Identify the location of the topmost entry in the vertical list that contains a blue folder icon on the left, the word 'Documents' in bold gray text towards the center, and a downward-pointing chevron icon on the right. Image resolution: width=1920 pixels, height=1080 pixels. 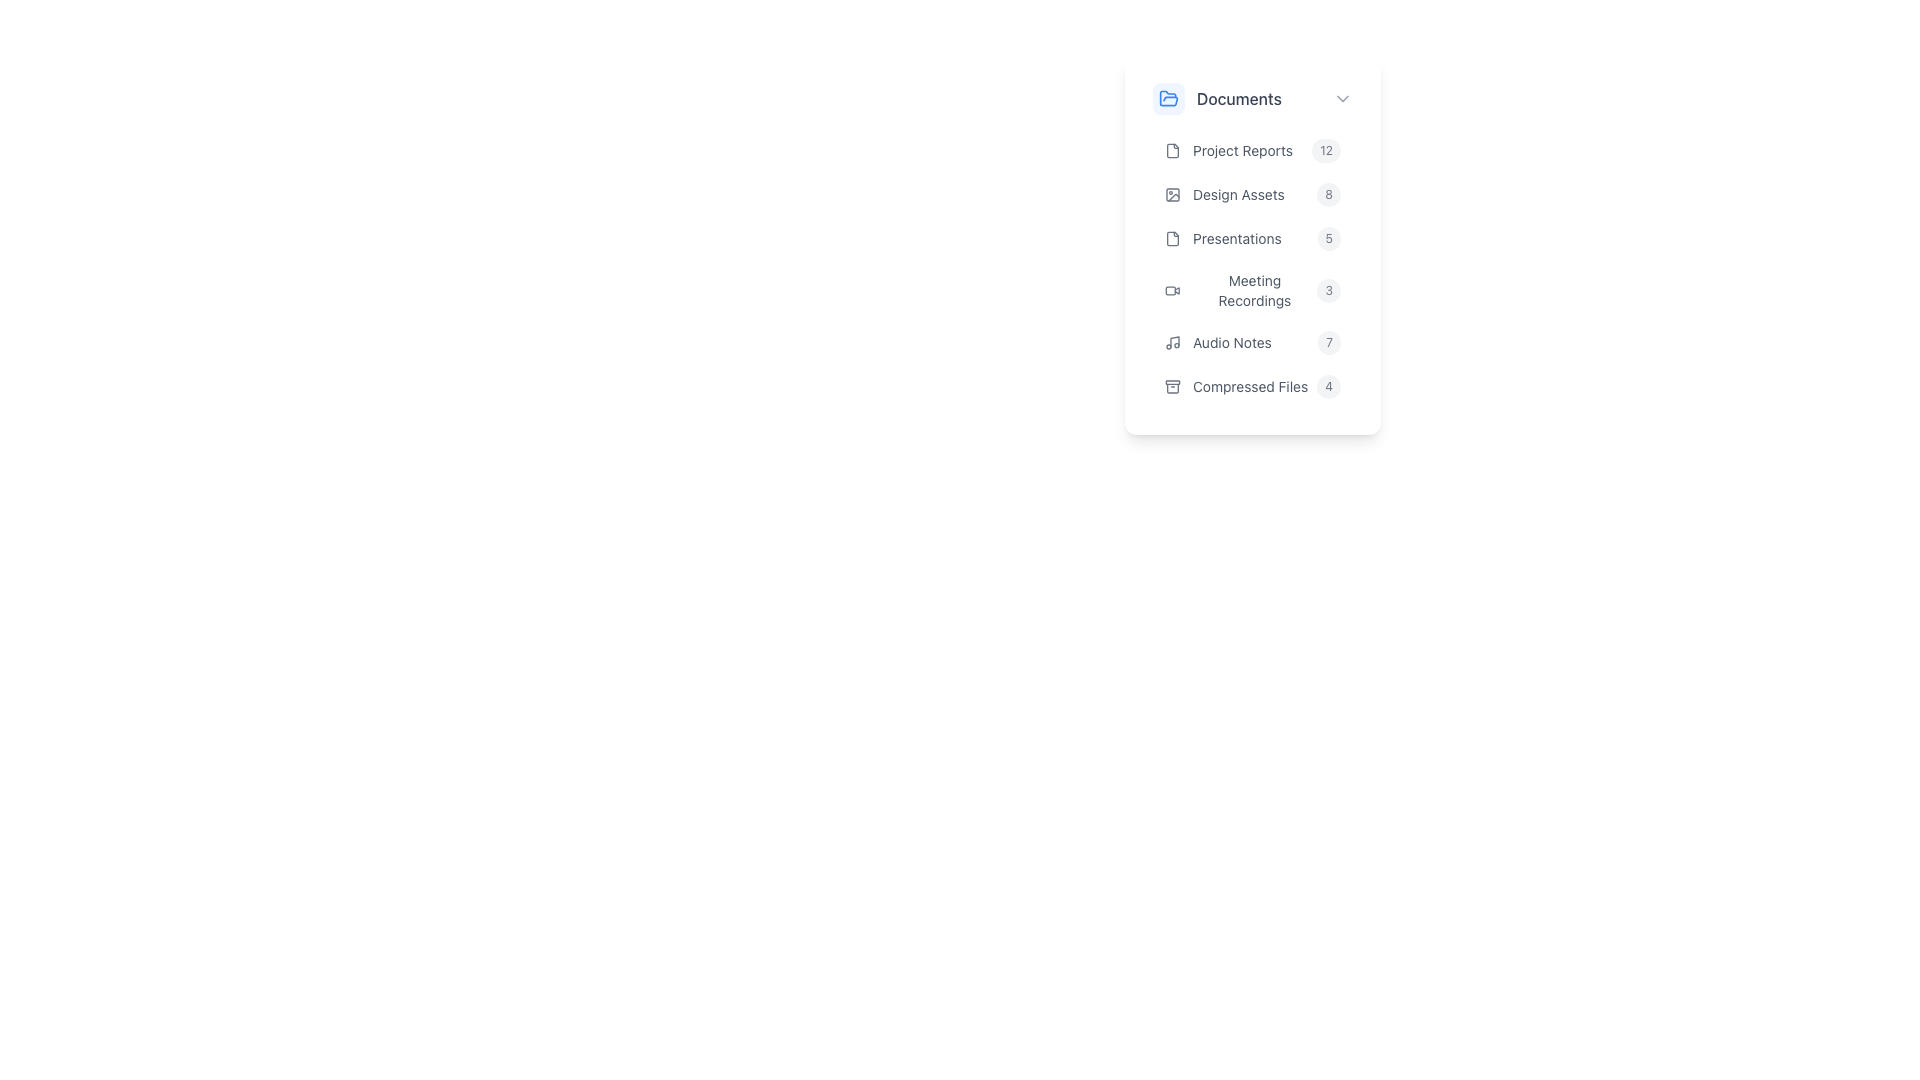
(1251, 99).